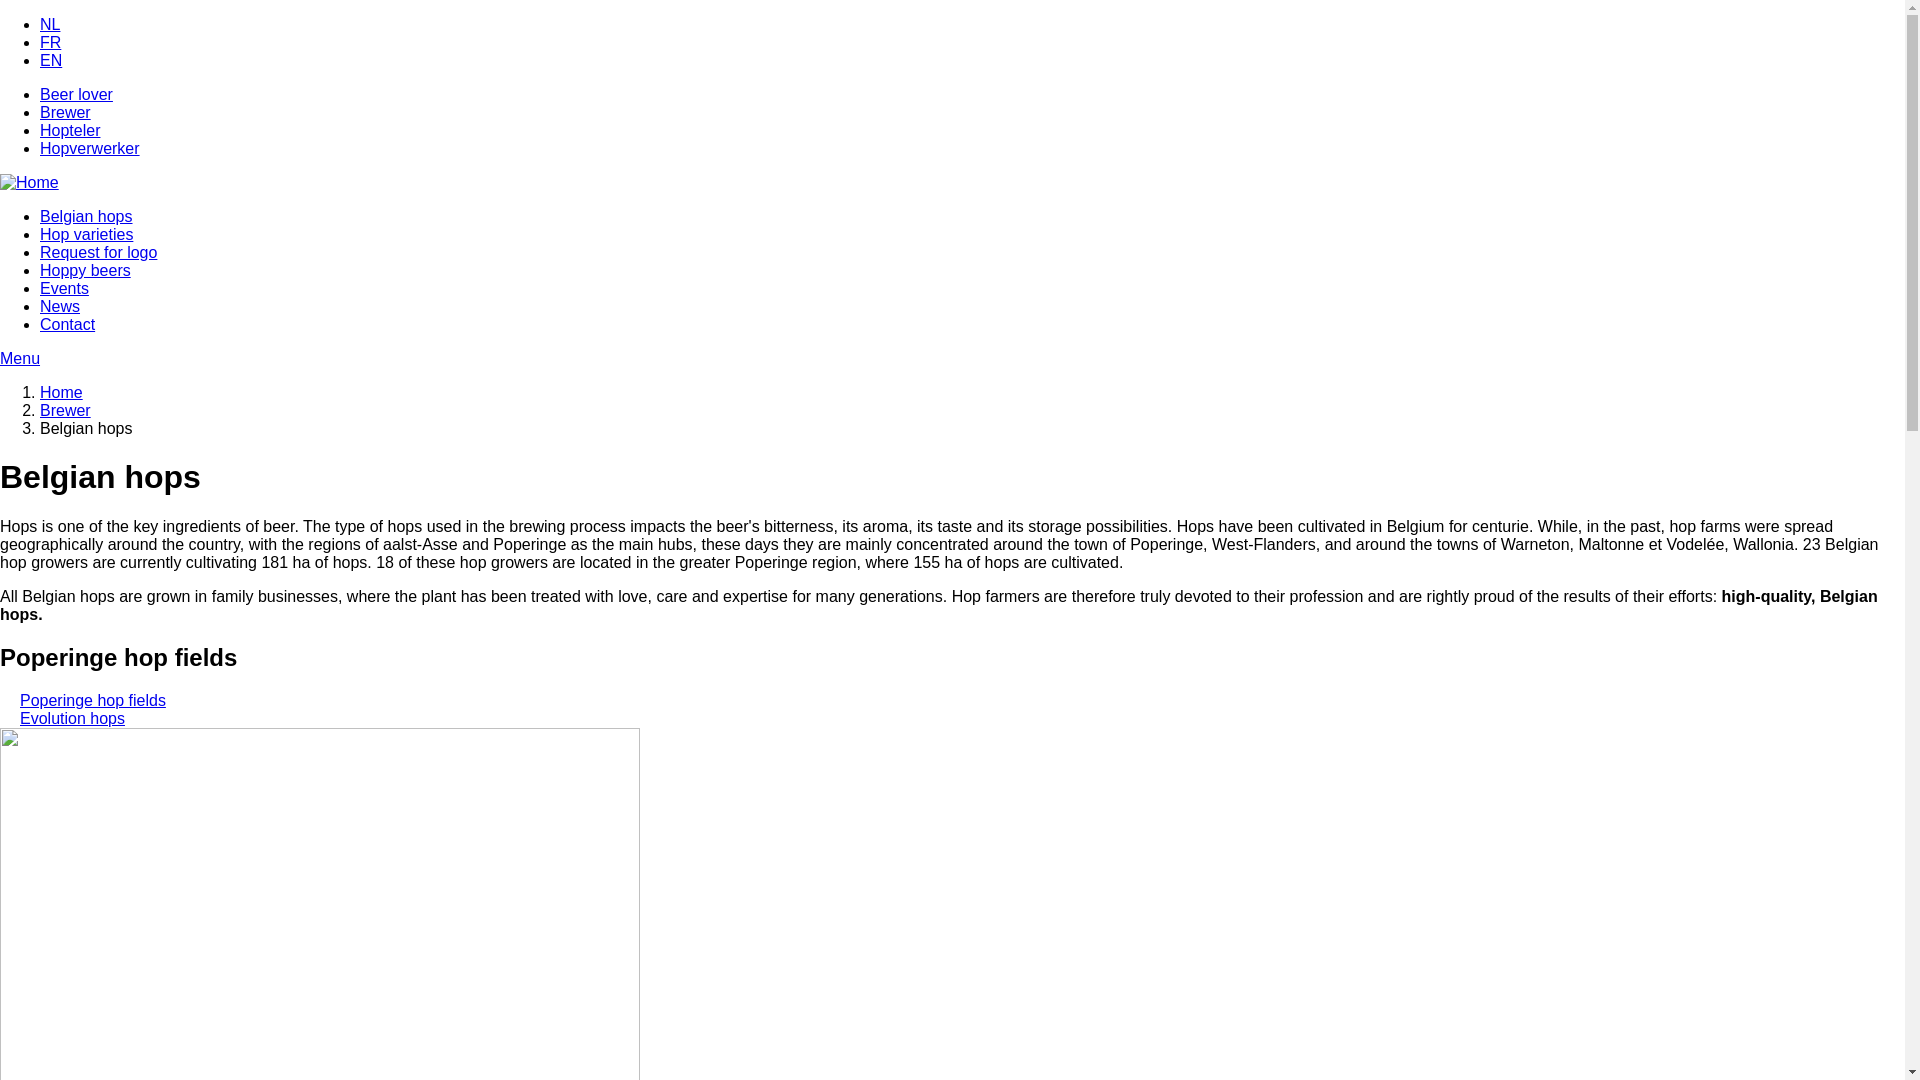 This screenshot has width=1920, height=1080. I want to click on 'FR', so click(50, 42).